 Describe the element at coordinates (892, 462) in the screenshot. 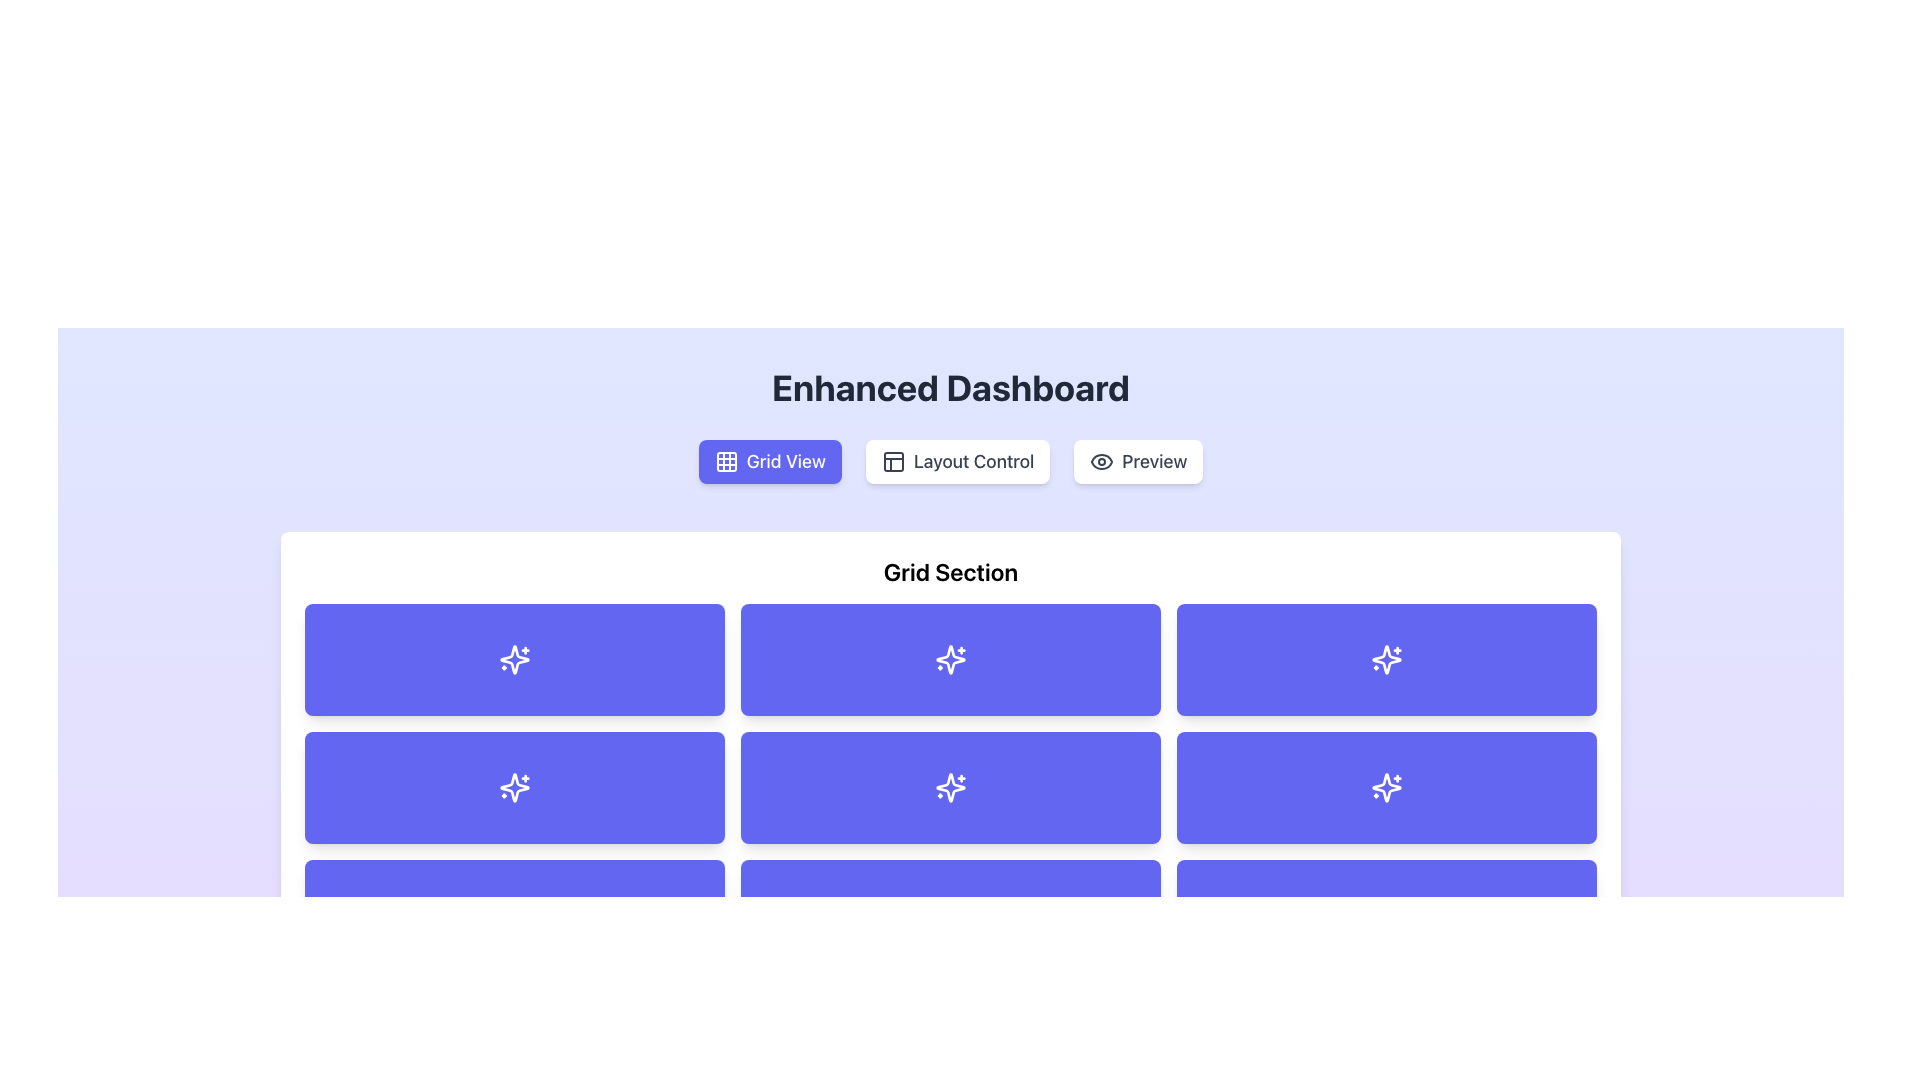

I see `the graphical component of the SVG icon located` at that location.